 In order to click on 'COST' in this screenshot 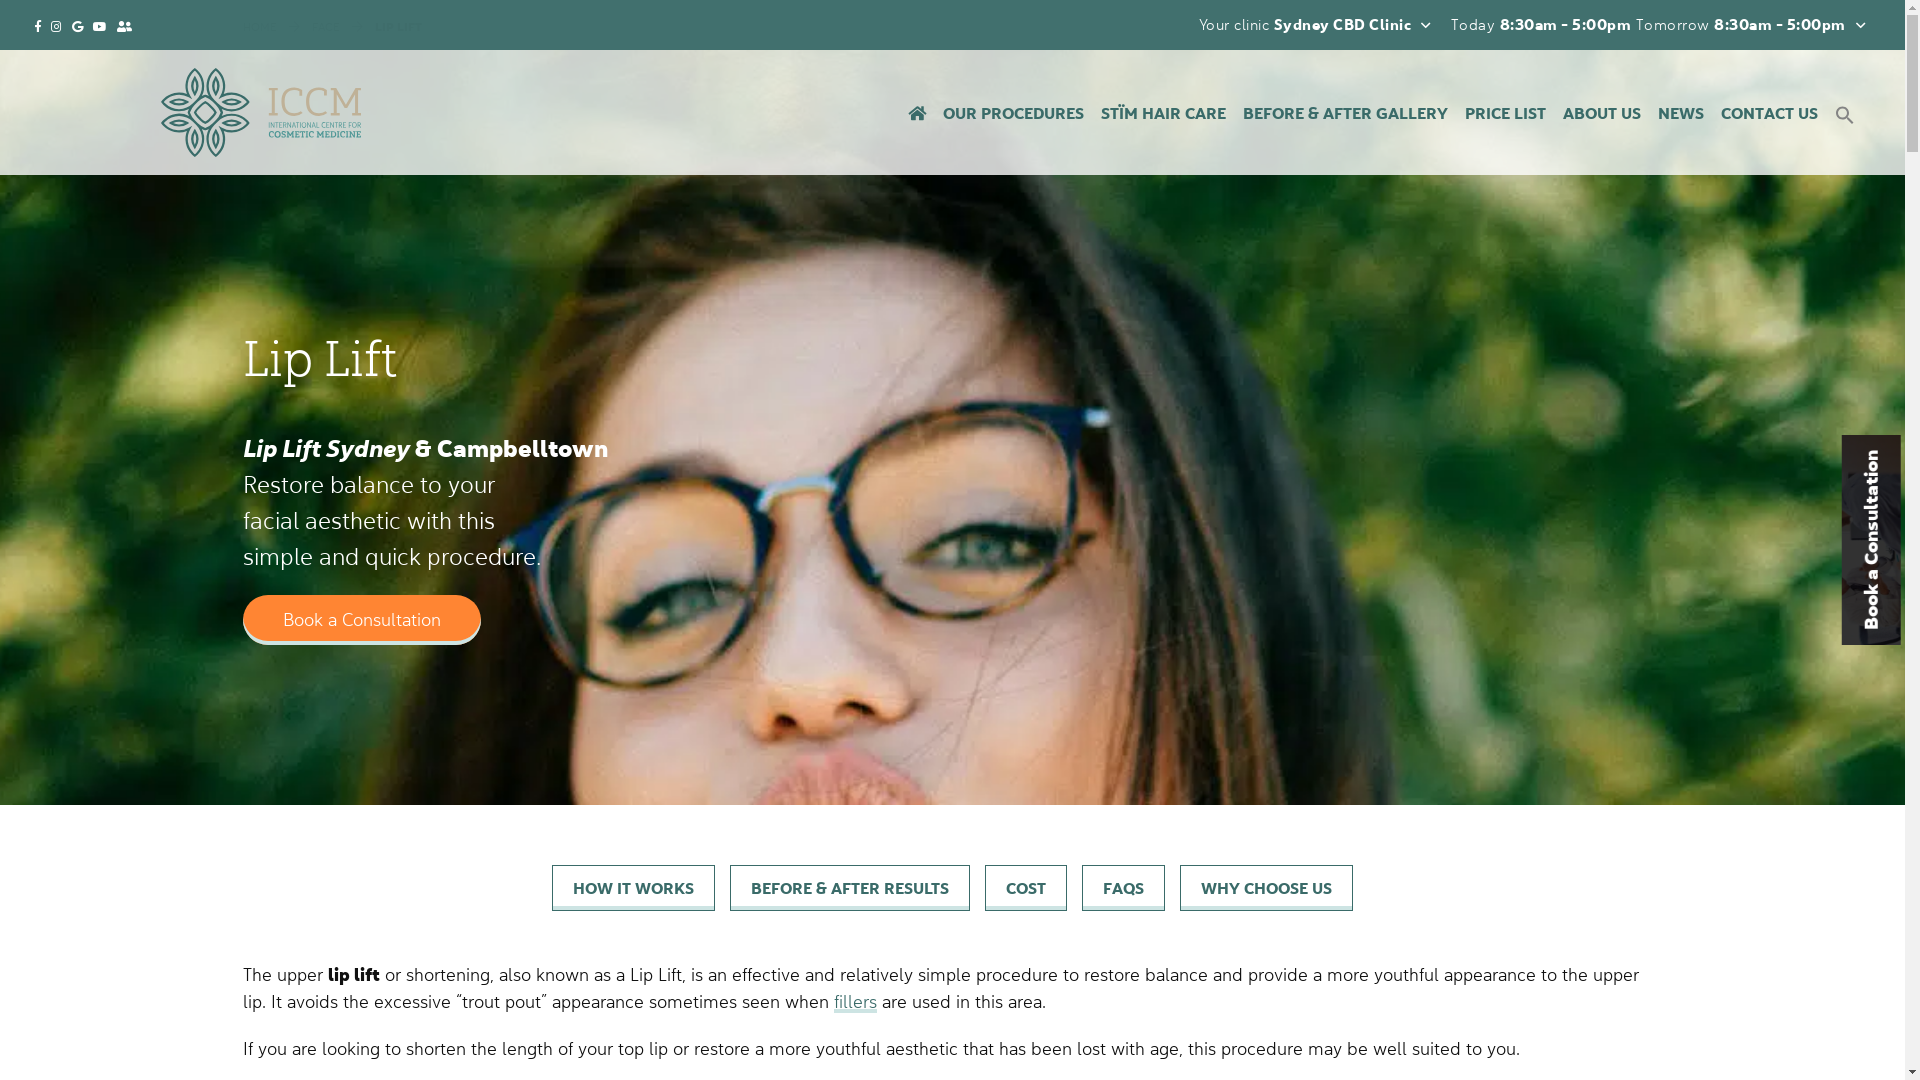, I will do `click(1026, 886)`.